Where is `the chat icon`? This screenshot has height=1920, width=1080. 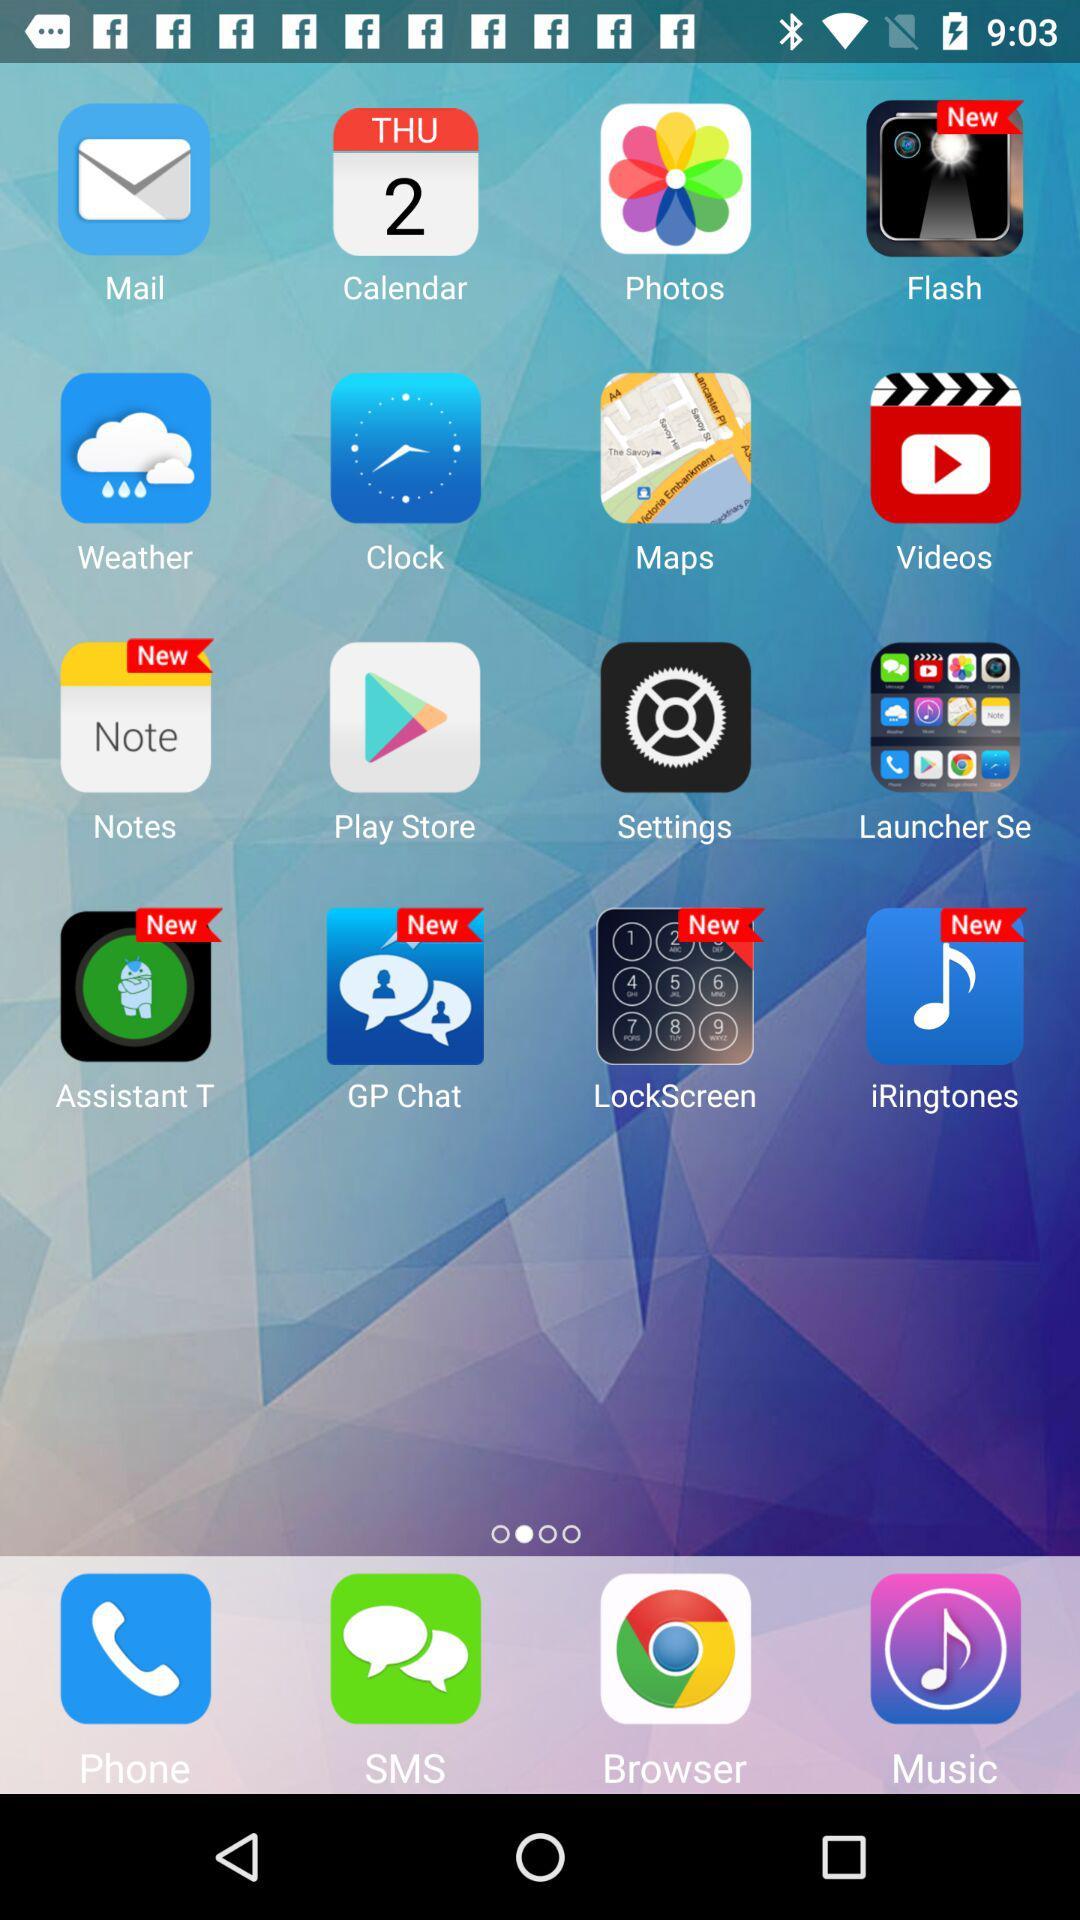
the chat icon is located at coordinates (405, 1648).